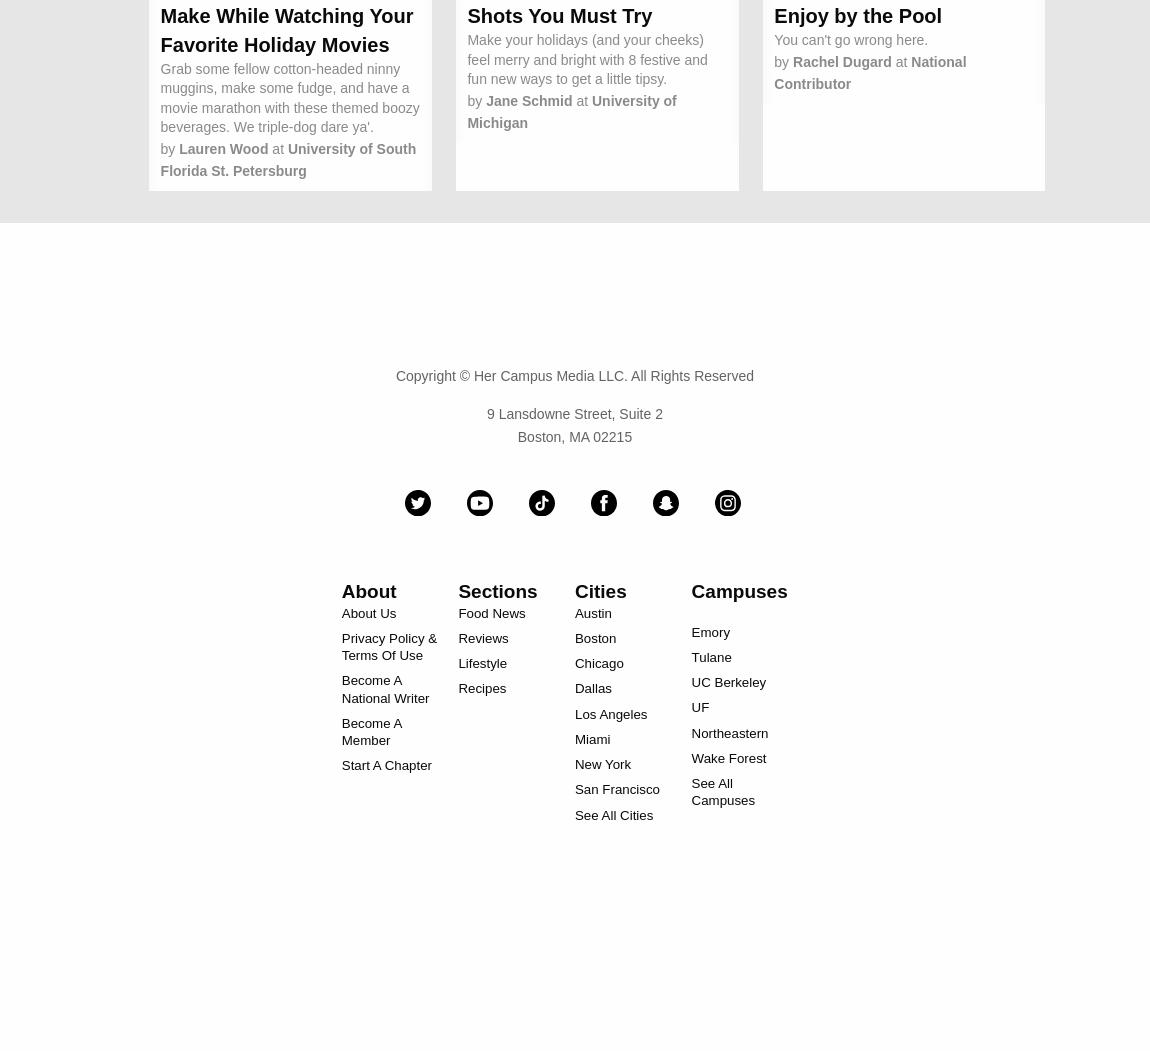  I want to click on 'Copyright ©', so click(434, 373).